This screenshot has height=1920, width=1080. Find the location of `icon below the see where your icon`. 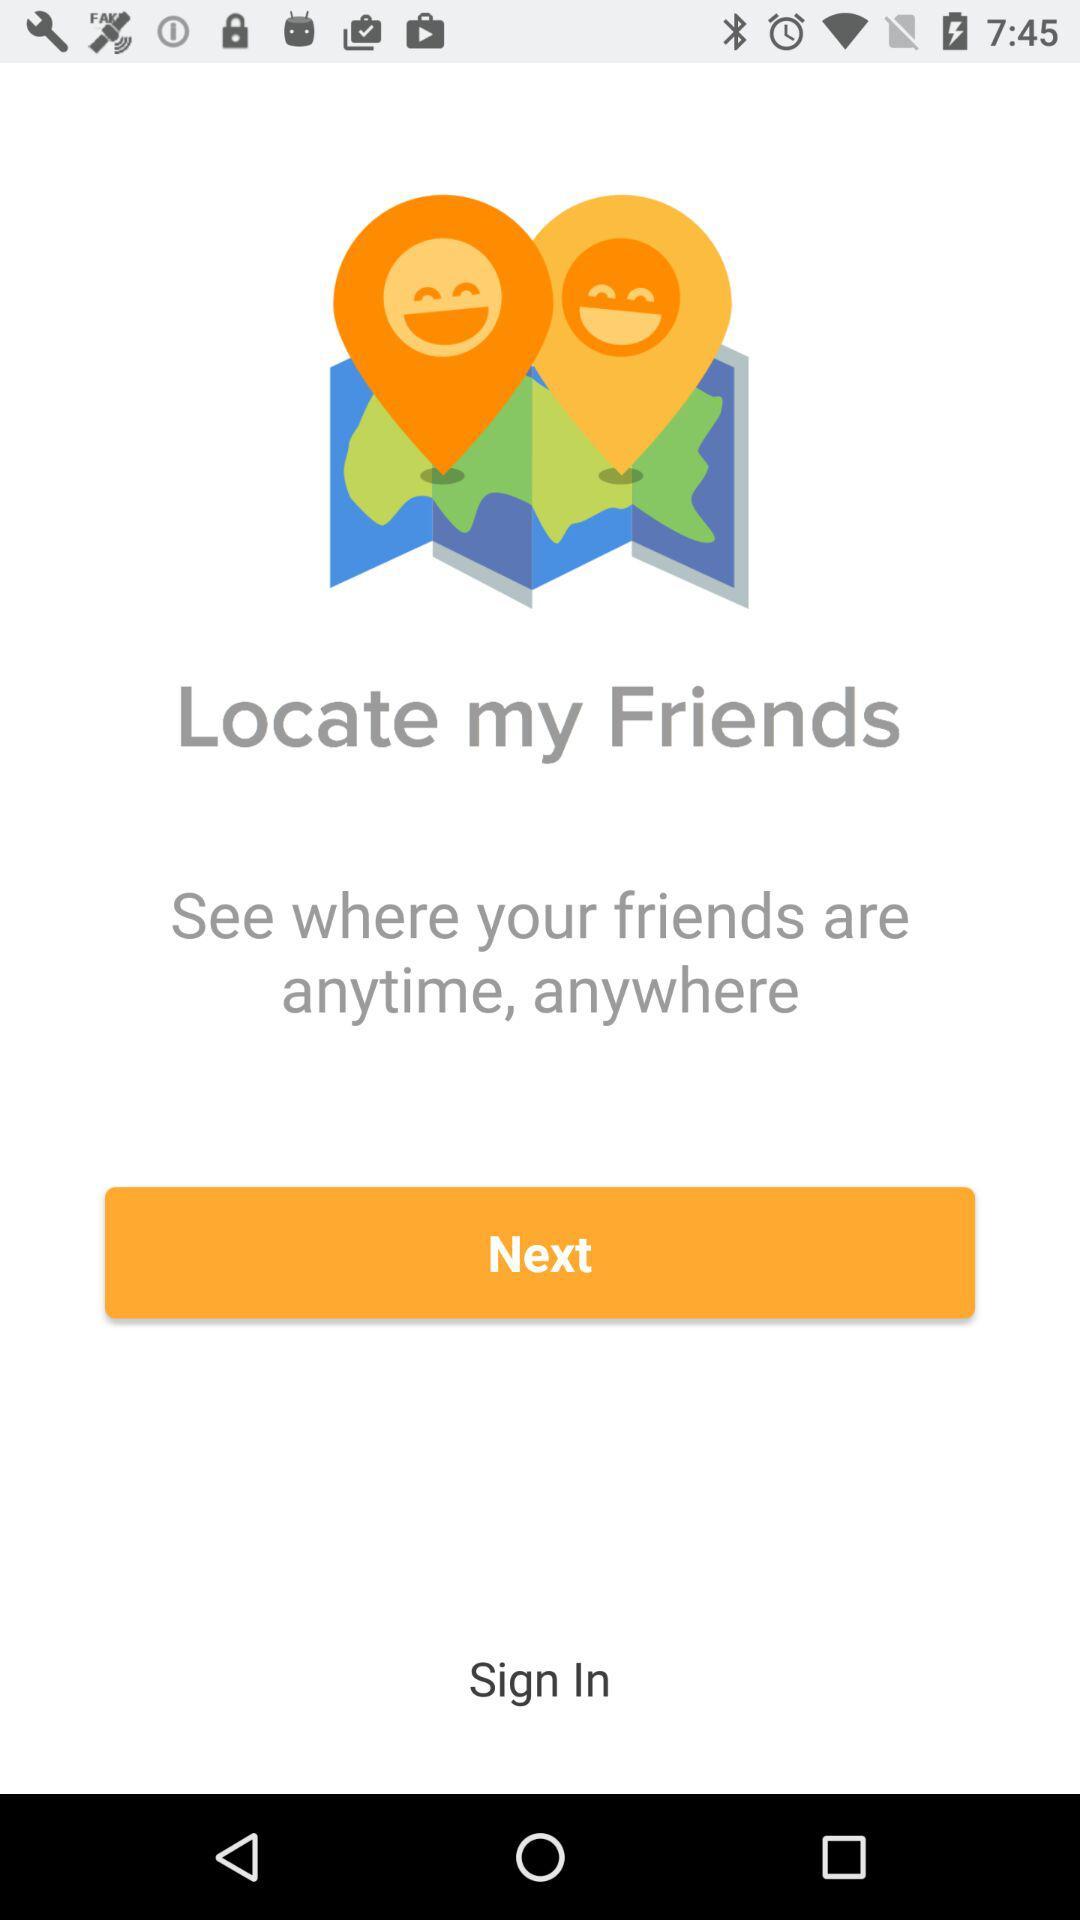

icon below the see where your icon is located at coordinates (540, 1251).